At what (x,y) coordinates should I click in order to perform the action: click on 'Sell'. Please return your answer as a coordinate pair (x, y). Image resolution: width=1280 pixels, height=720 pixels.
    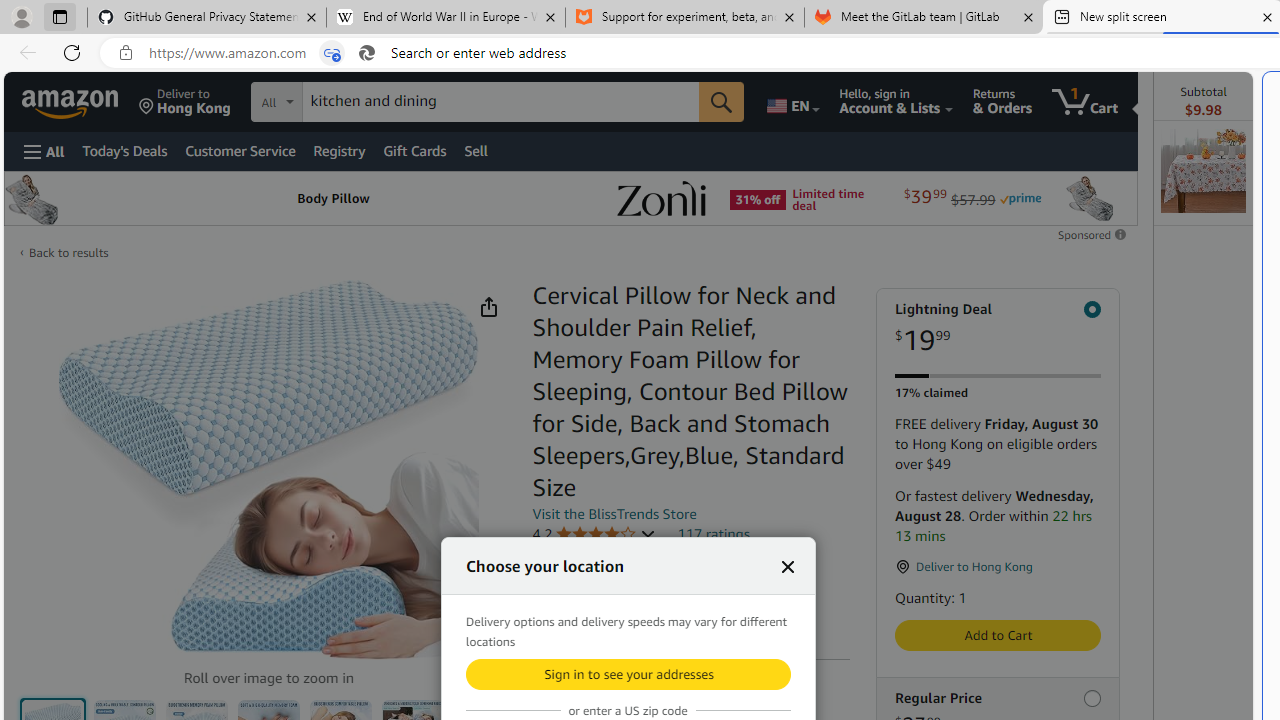
    Looking at the image, I should click on (474, 149).